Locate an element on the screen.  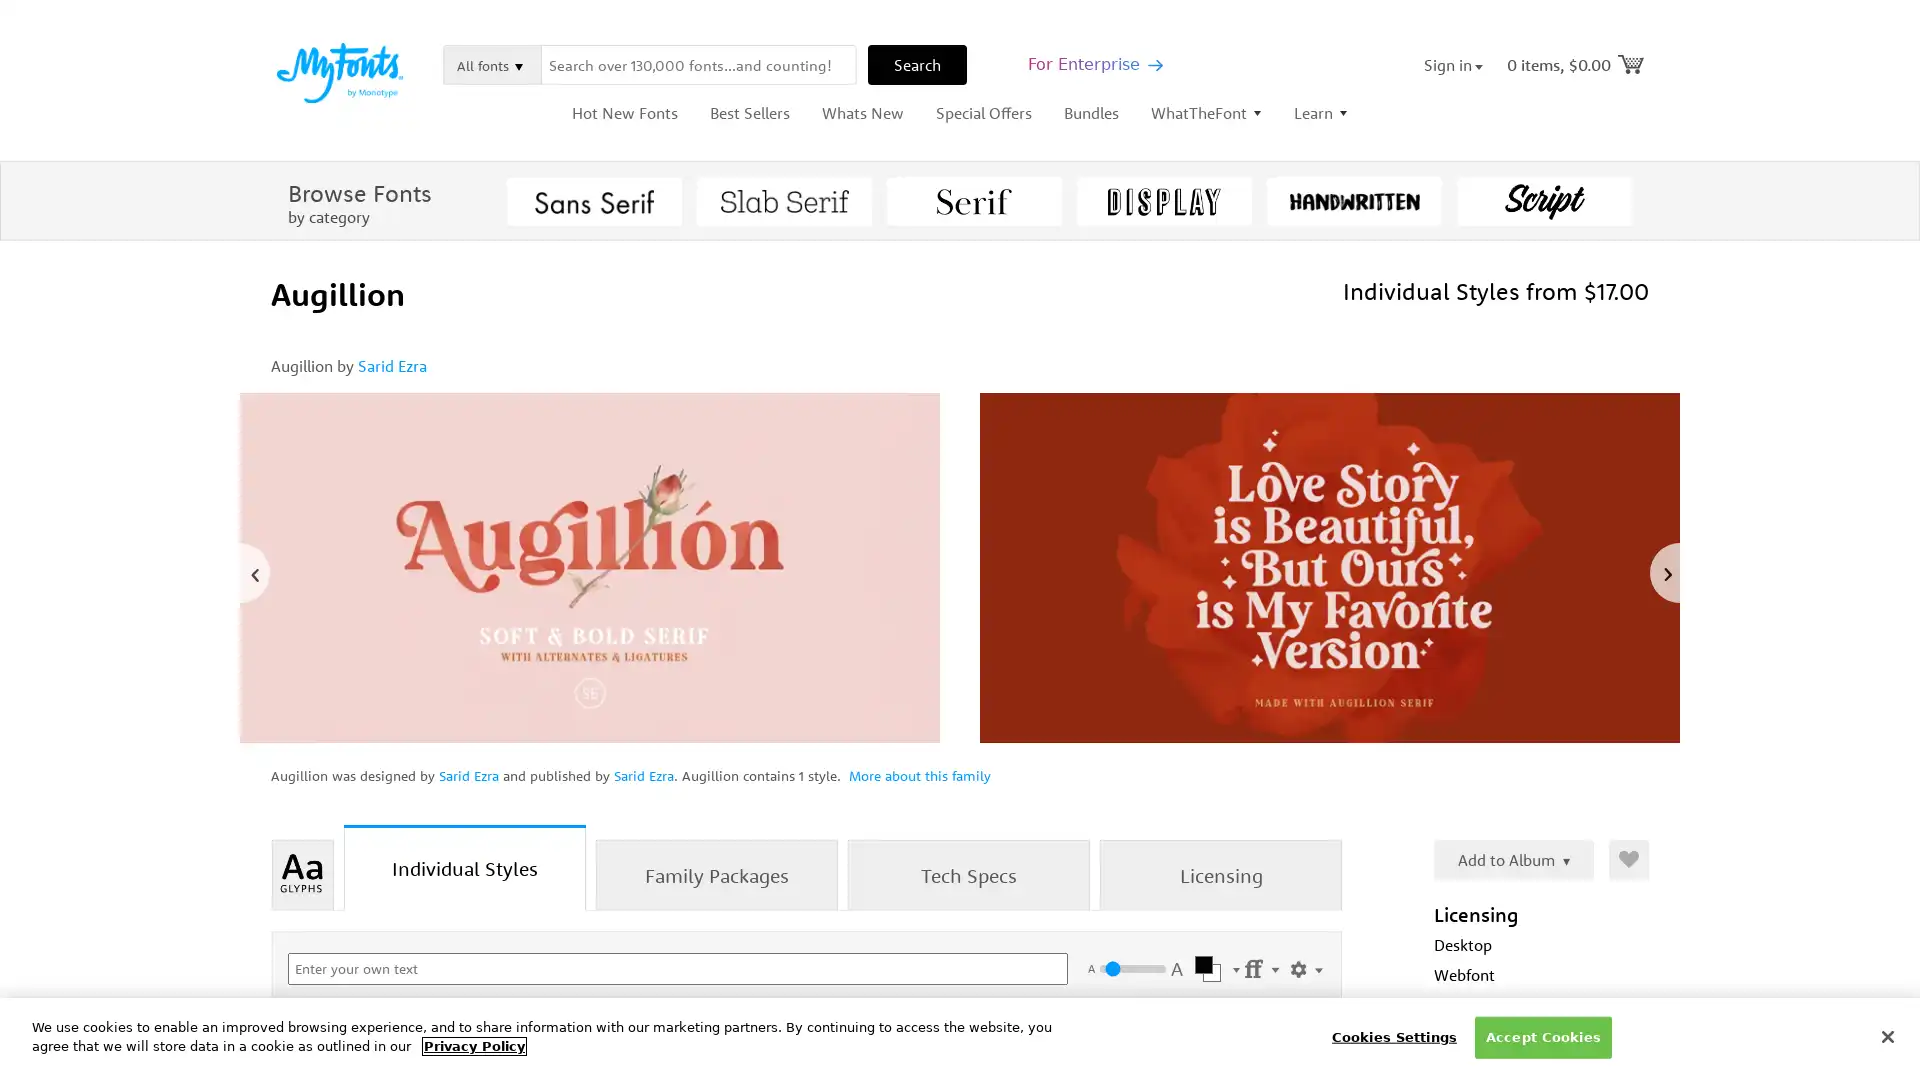
WhatTheFont is located at coordinates (1205, 112).